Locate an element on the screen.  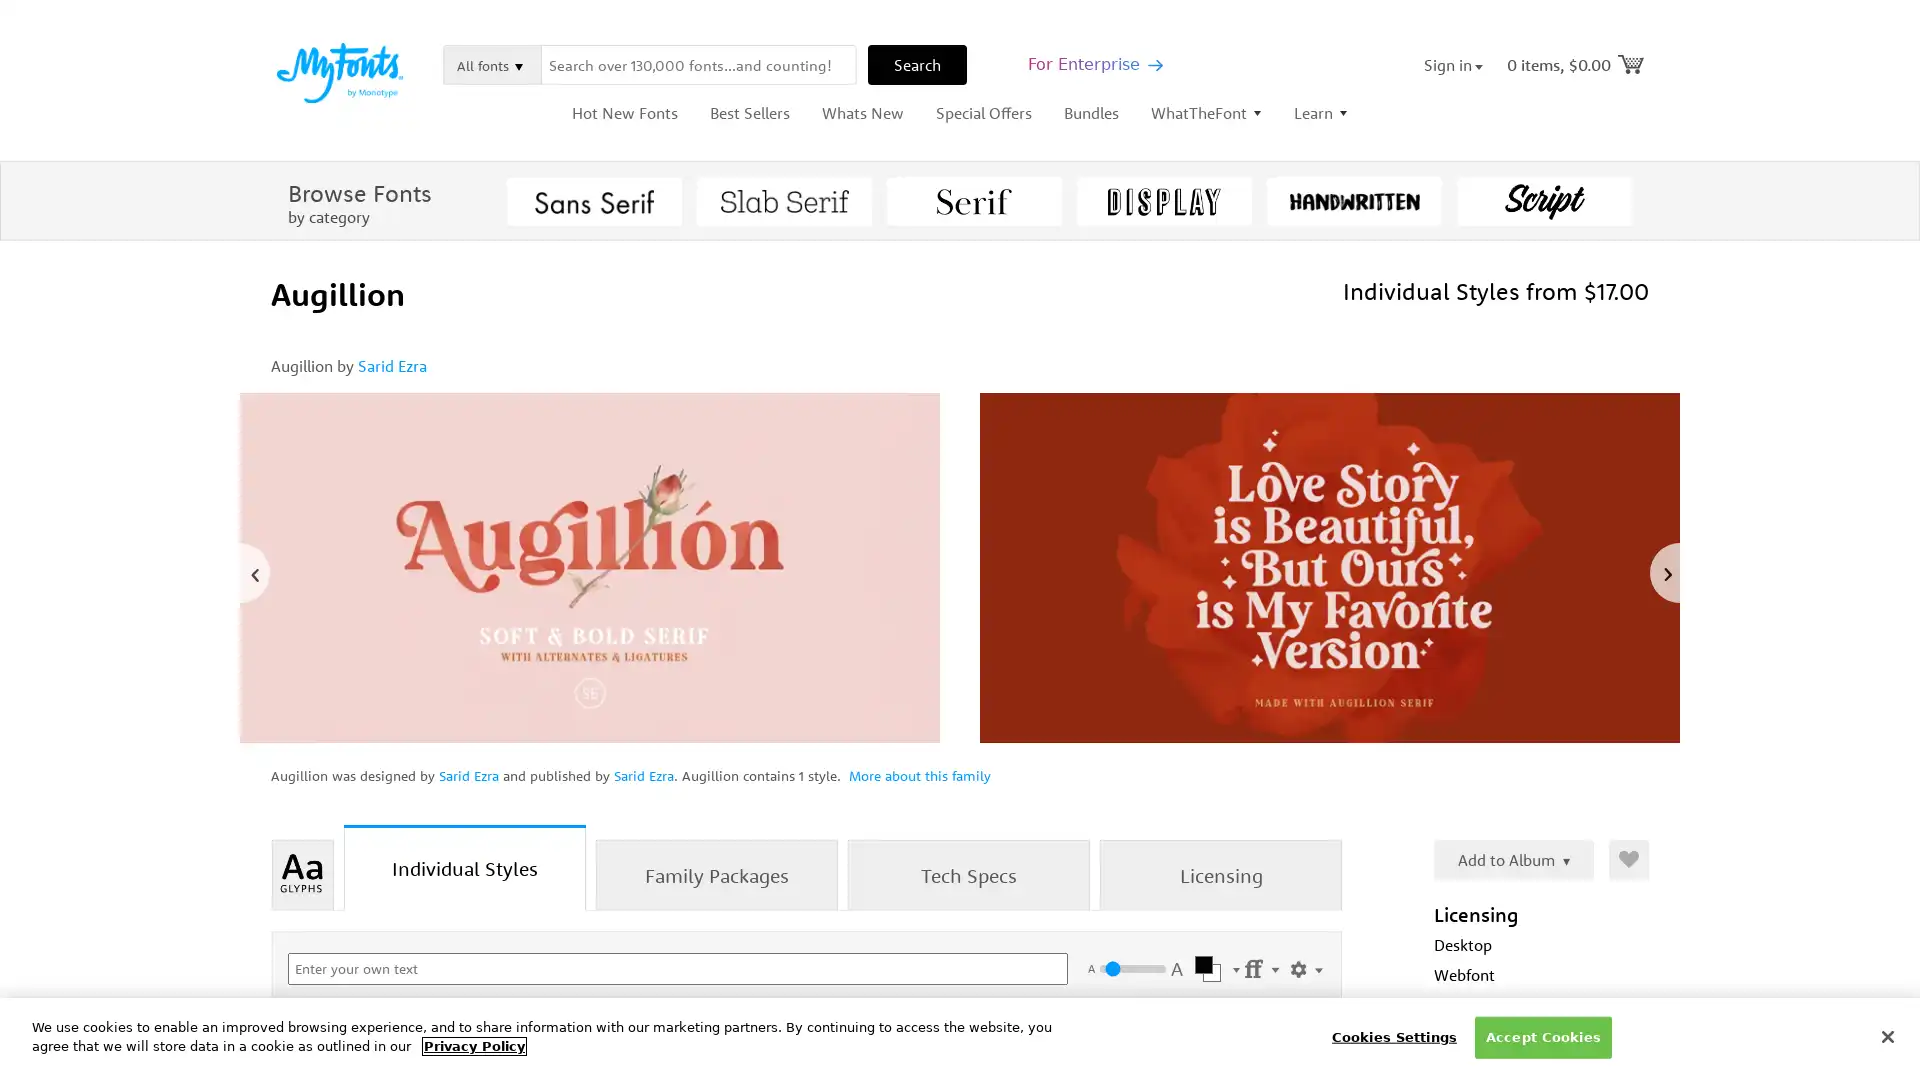
WhatTheFont is located at coordinates (1205, 112).